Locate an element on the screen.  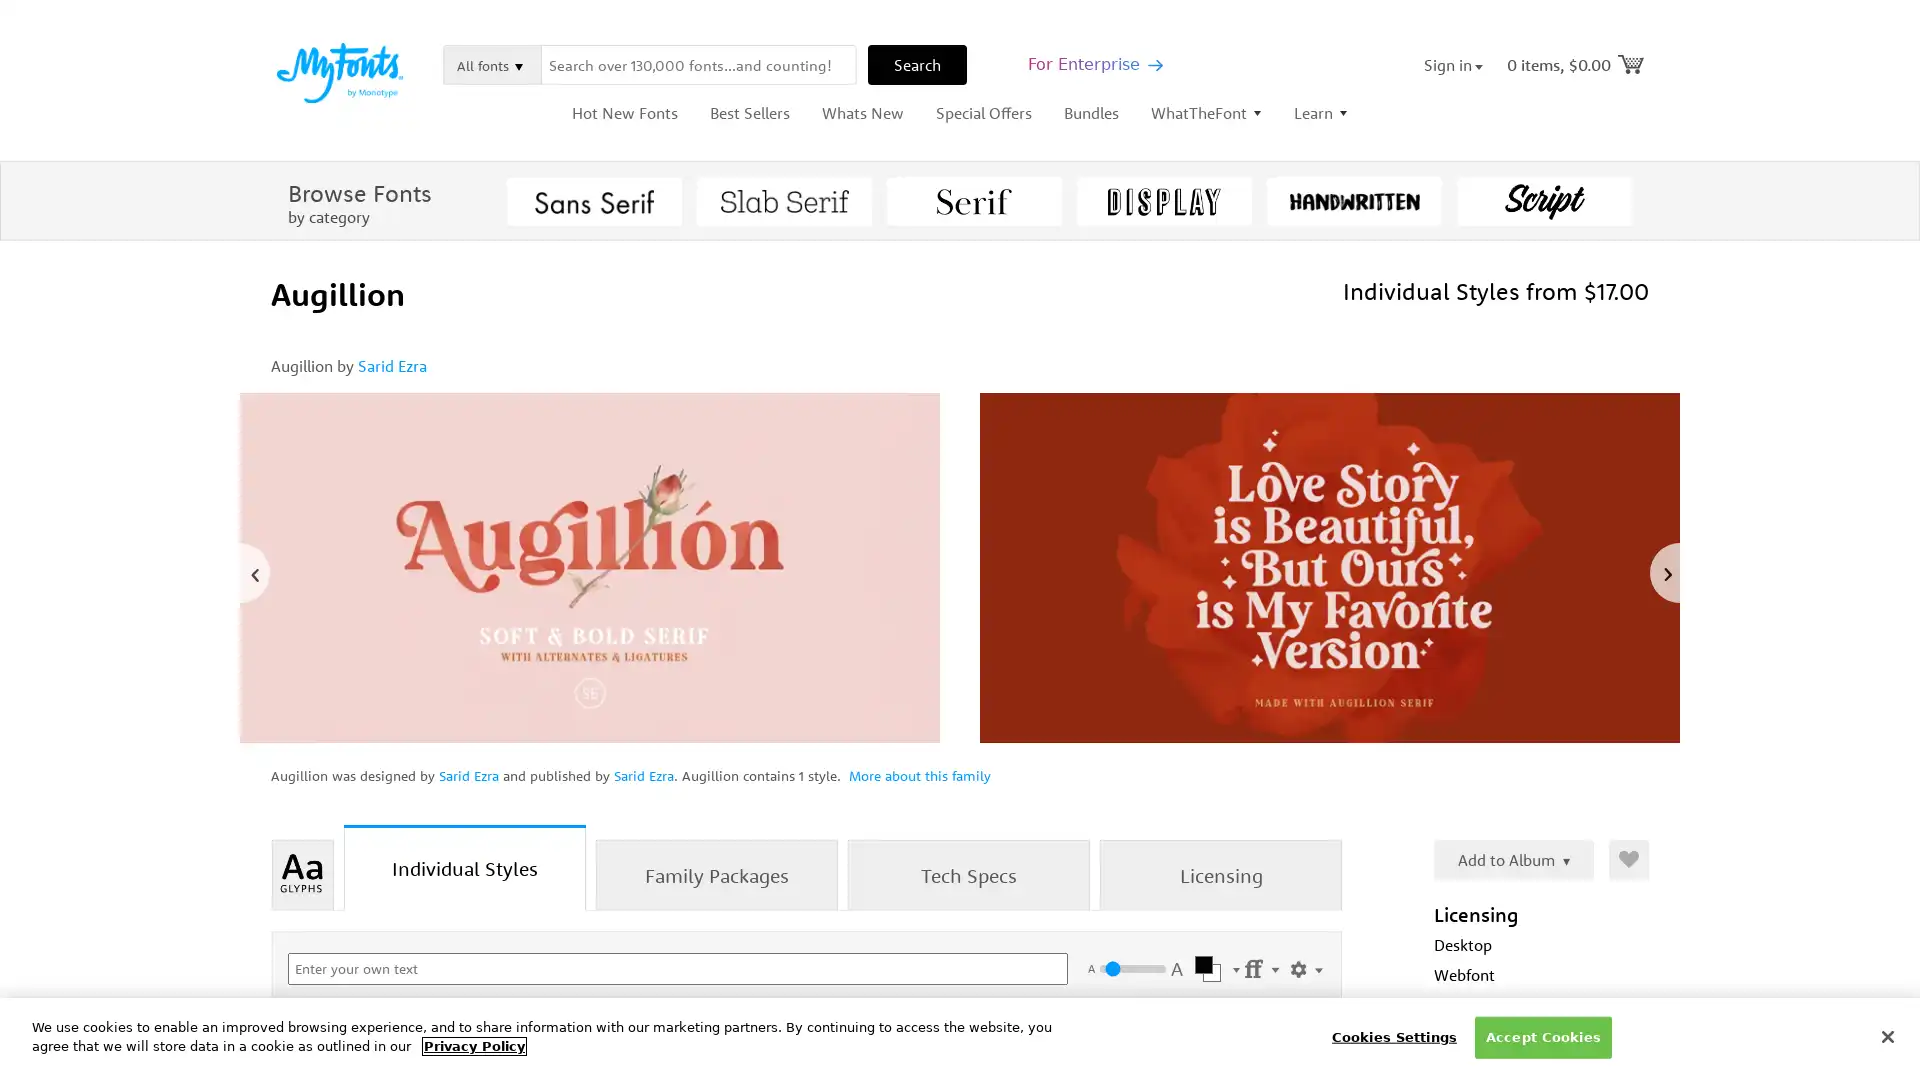
WhatTheFont is located at coordinates (1205, 112).